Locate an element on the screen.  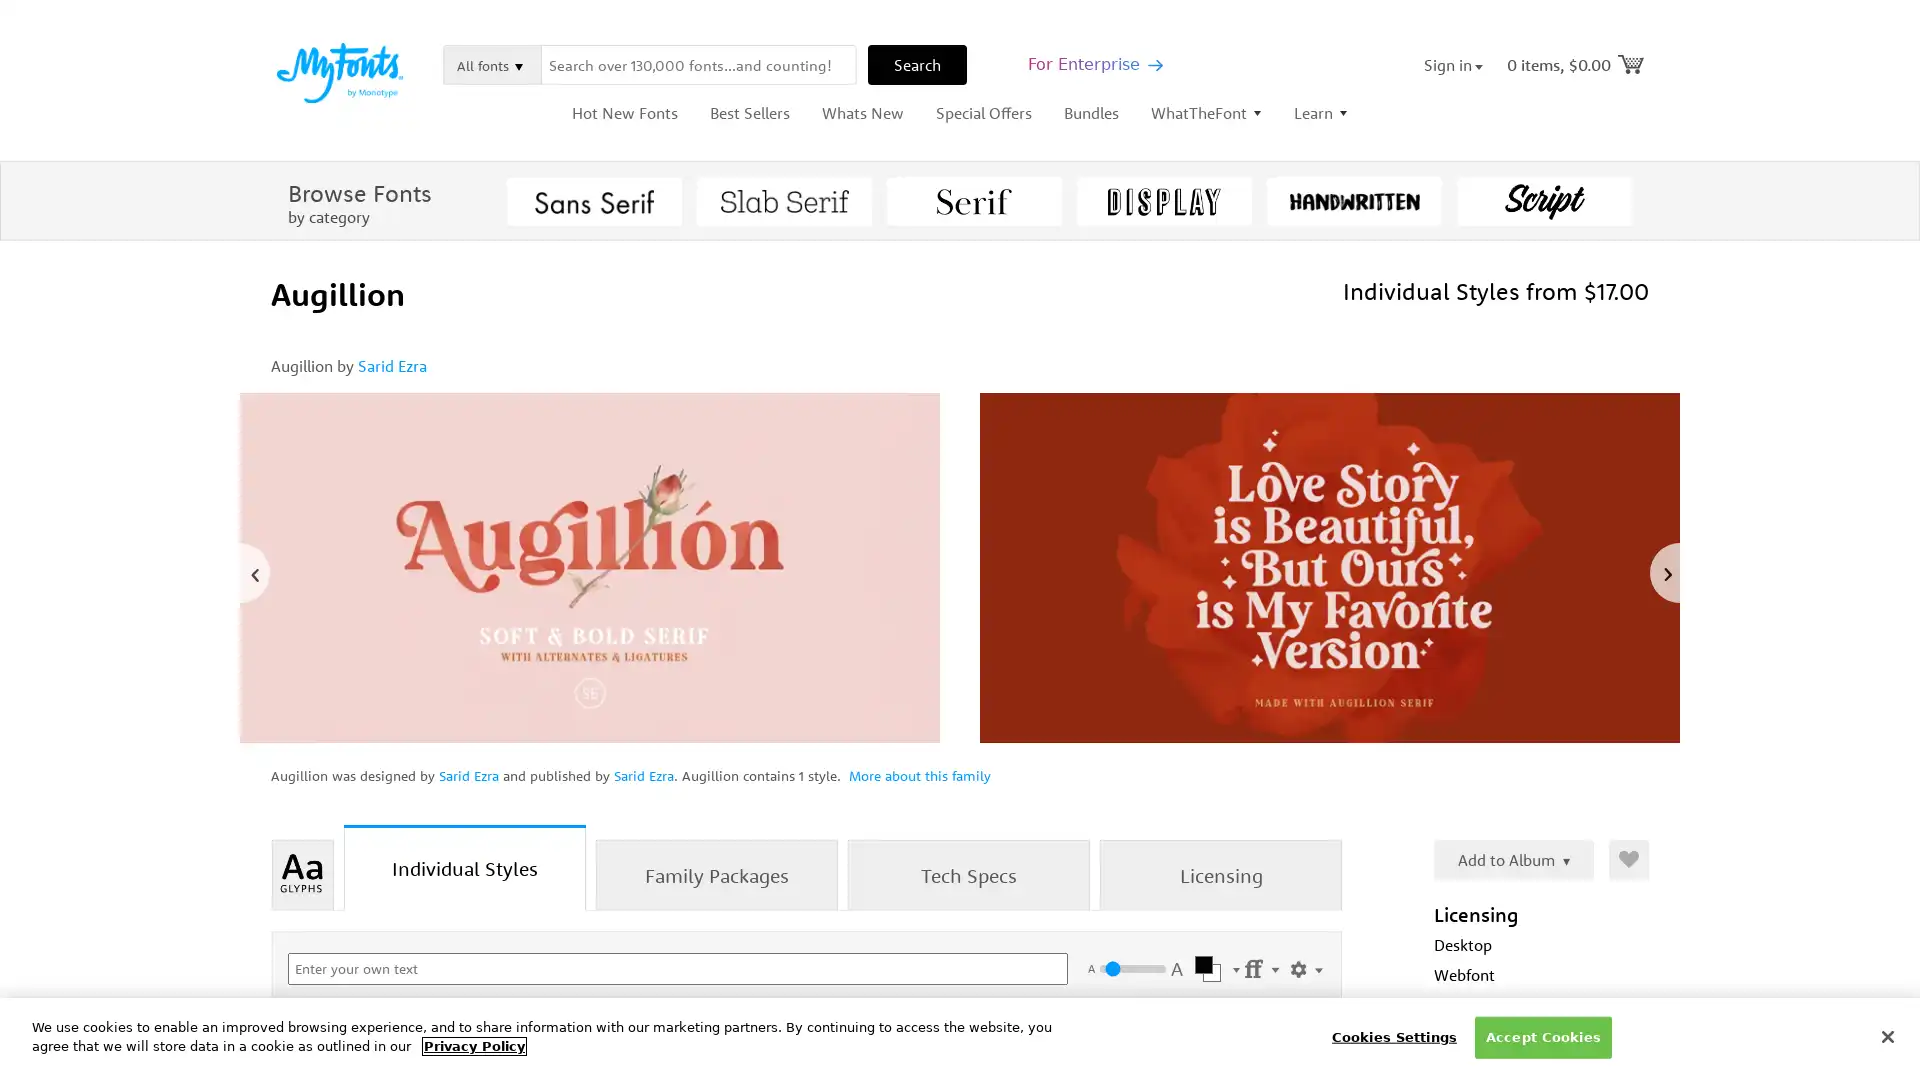
WhatTheFont is located at coordinates (1205, 112).